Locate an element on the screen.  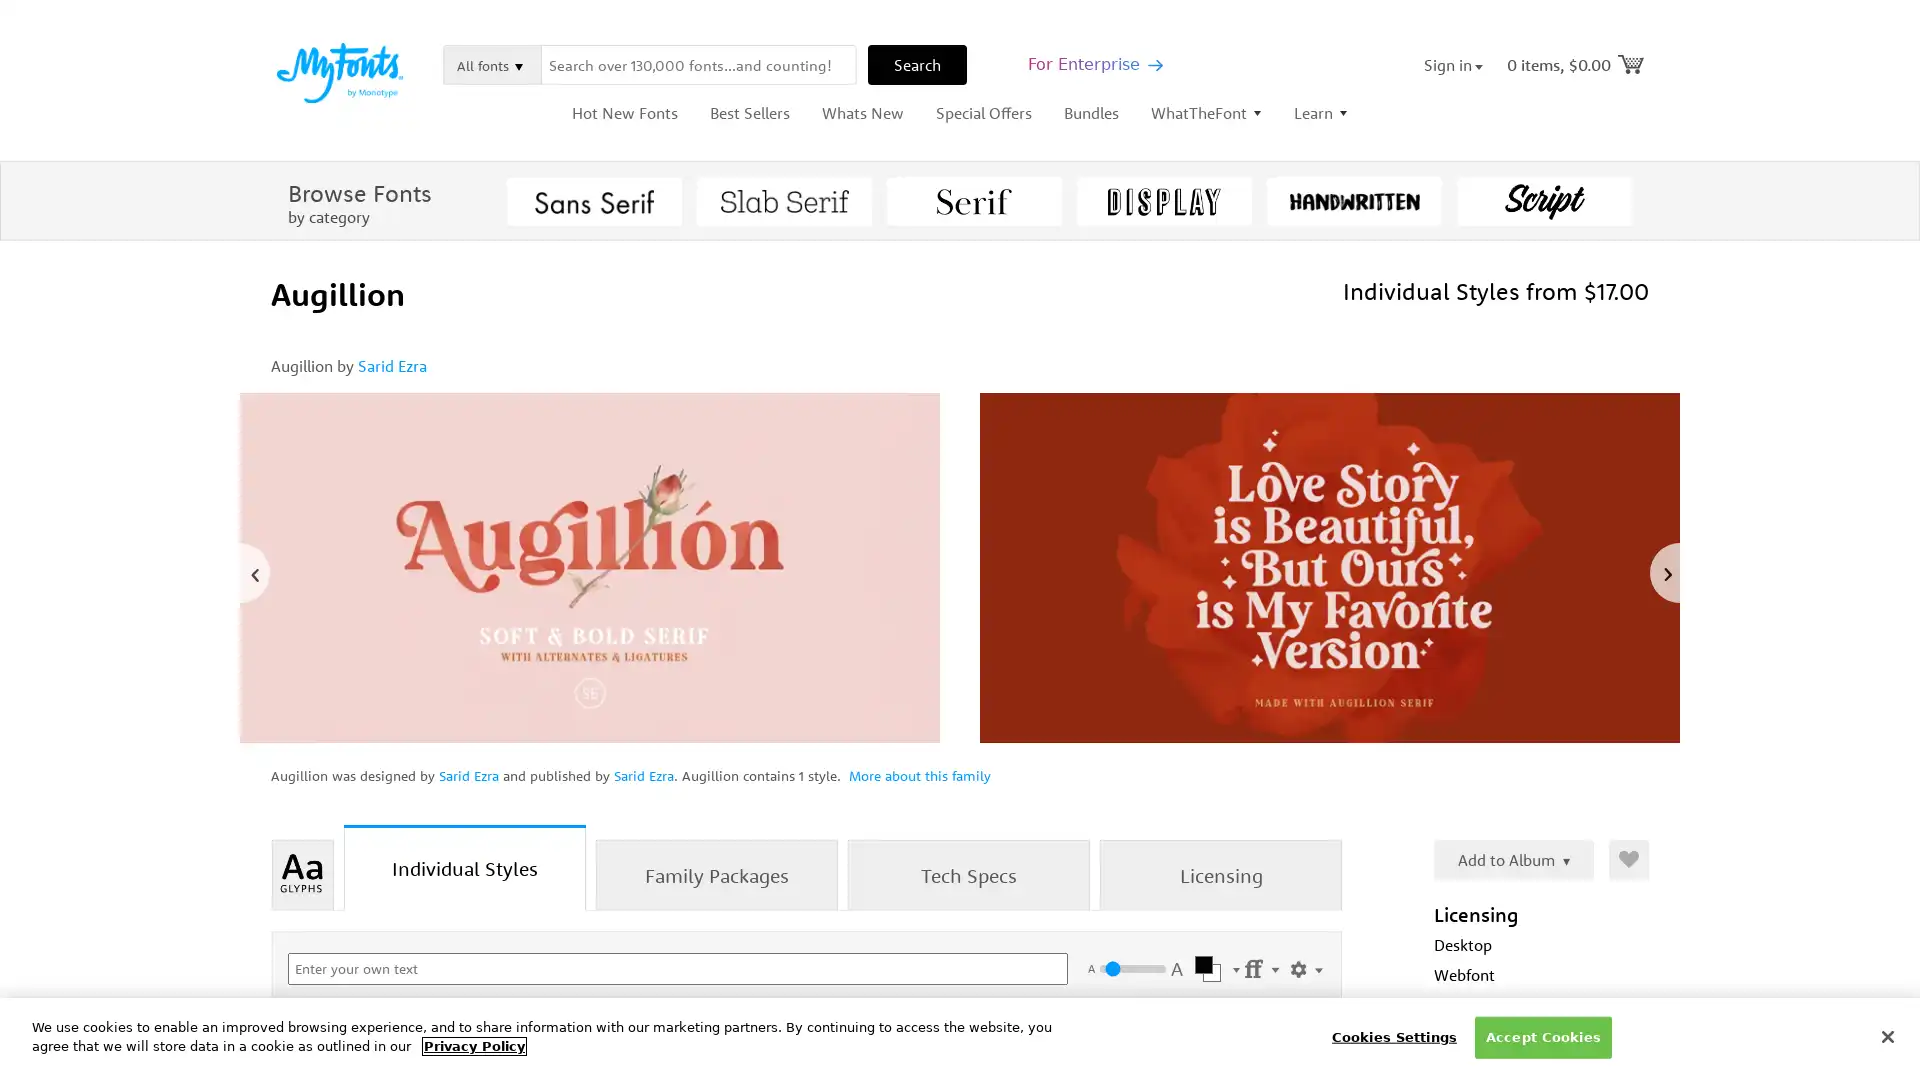
WhatTheFont is located at coordinates (1205, 112).